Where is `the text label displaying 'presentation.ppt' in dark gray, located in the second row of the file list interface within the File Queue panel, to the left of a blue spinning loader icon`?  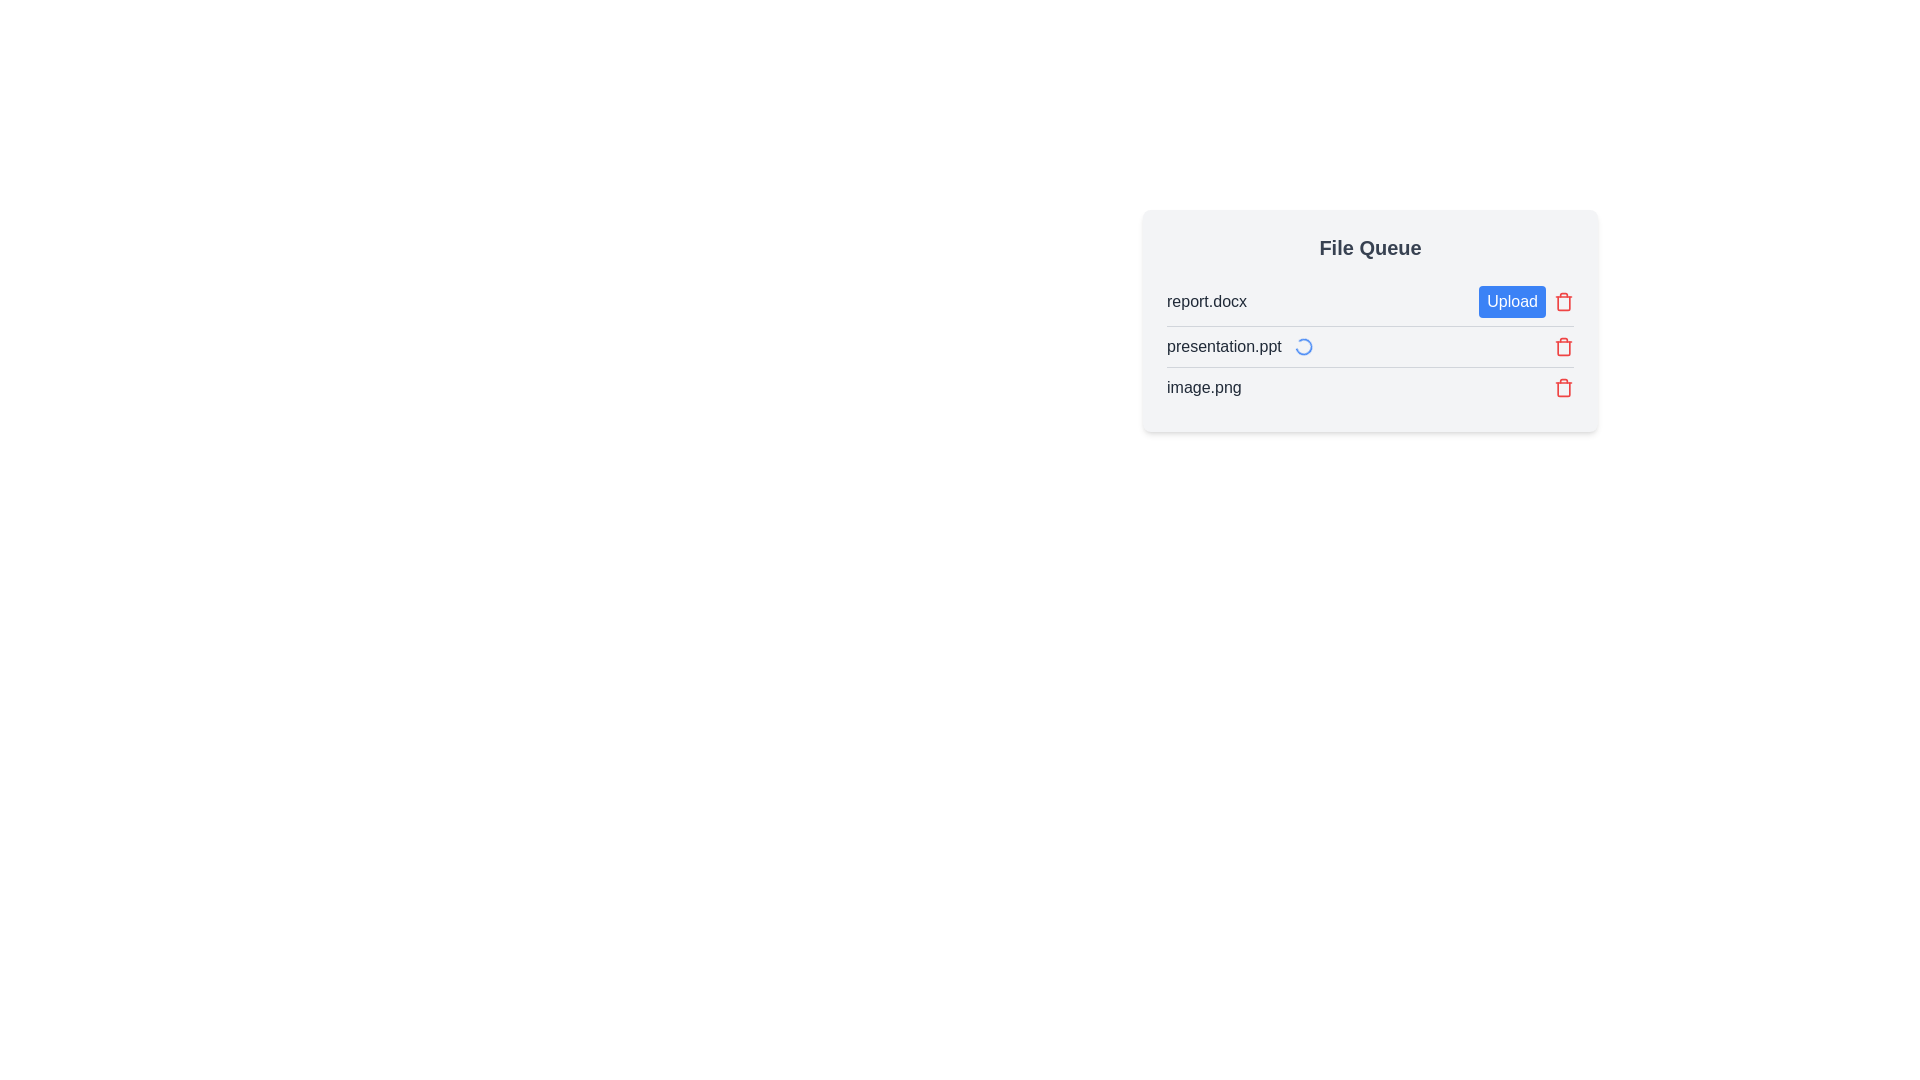
the text label displaying 'presentation.ppt' in dark gray, located in the second row of the file list interface within the File Queue panel, to the left of a blue spinning loader icon is located at coordinates (1223, 346).